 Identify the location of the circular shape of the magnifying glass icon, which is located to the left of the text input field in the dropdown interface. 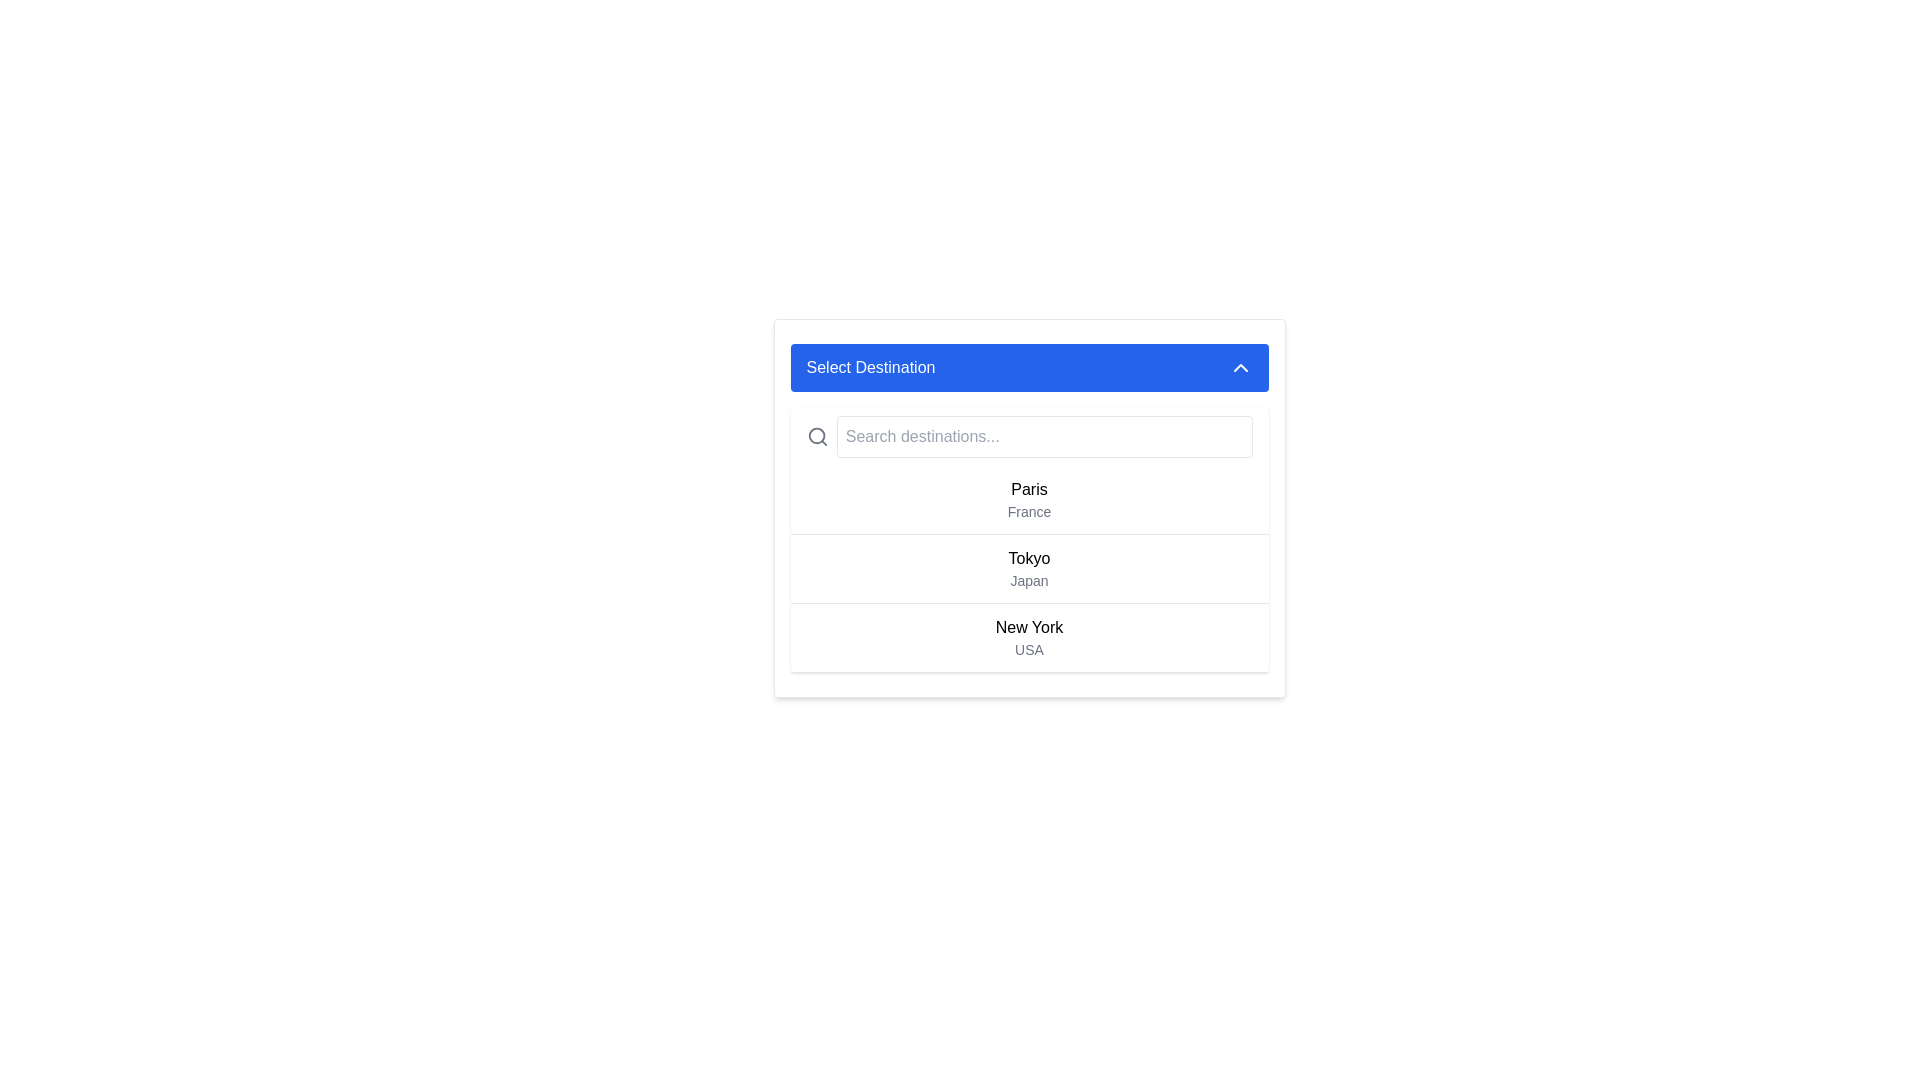
(816, 435).